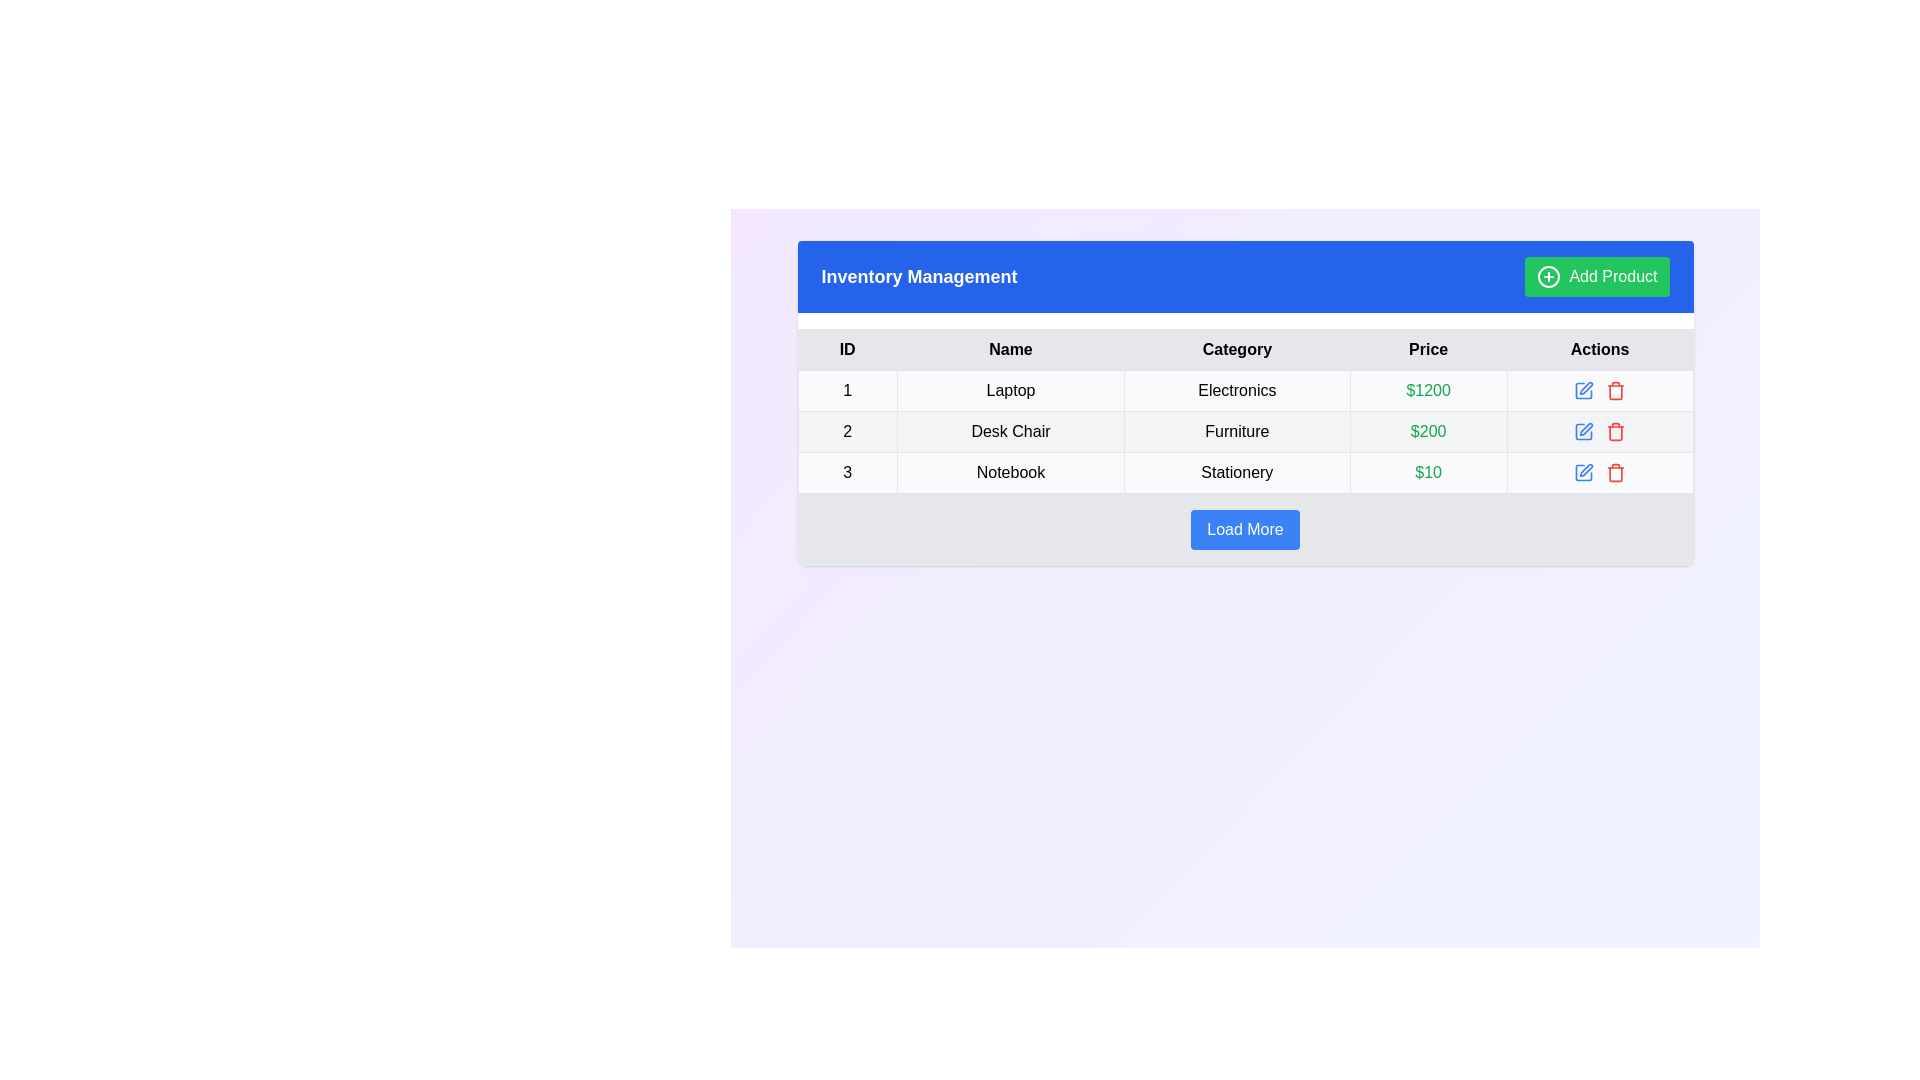 This screenshot has height=1080, width=1920. I want to click on the 'Furniture' text label, which is located in the second row of the category column in the grid-like table structure, so click(1236, 431).